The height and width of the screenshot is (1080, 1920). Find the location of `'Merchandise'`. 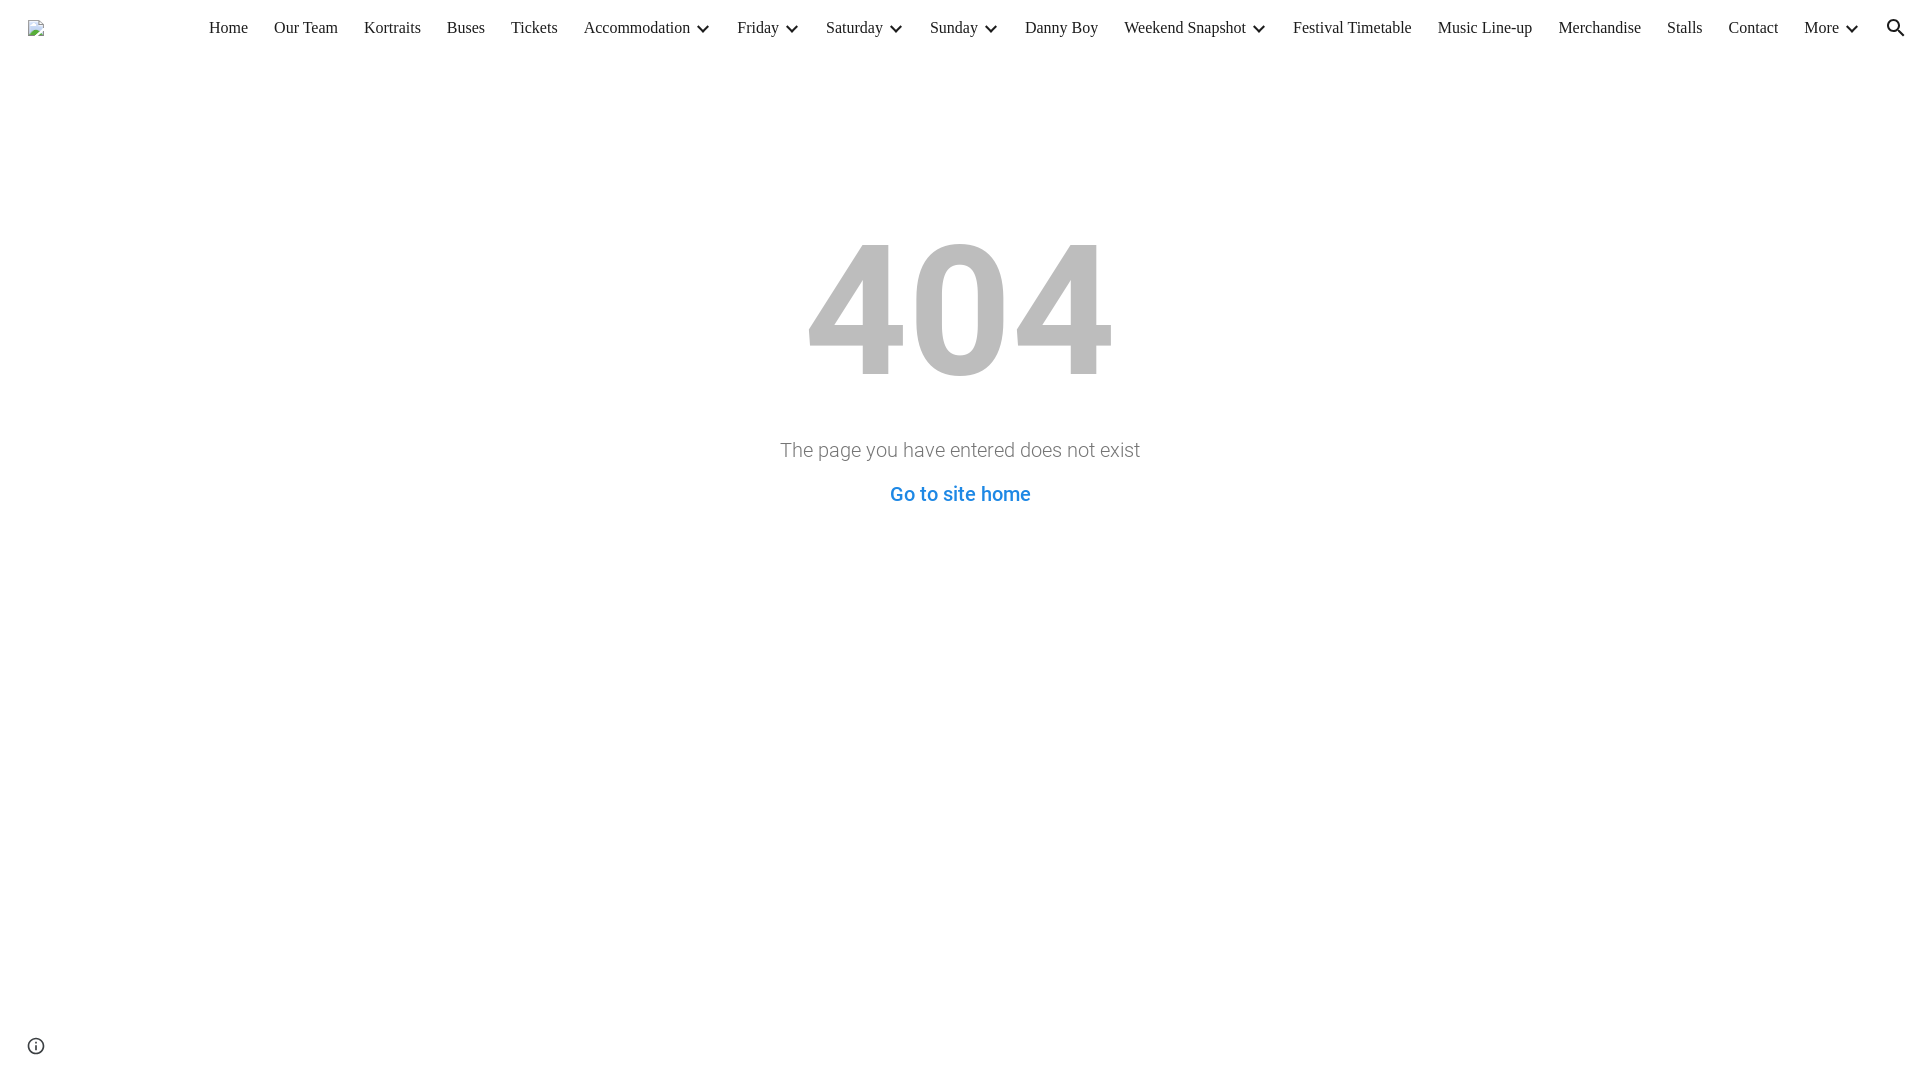

'Merchandise' is located at coordinates (1598, 27).